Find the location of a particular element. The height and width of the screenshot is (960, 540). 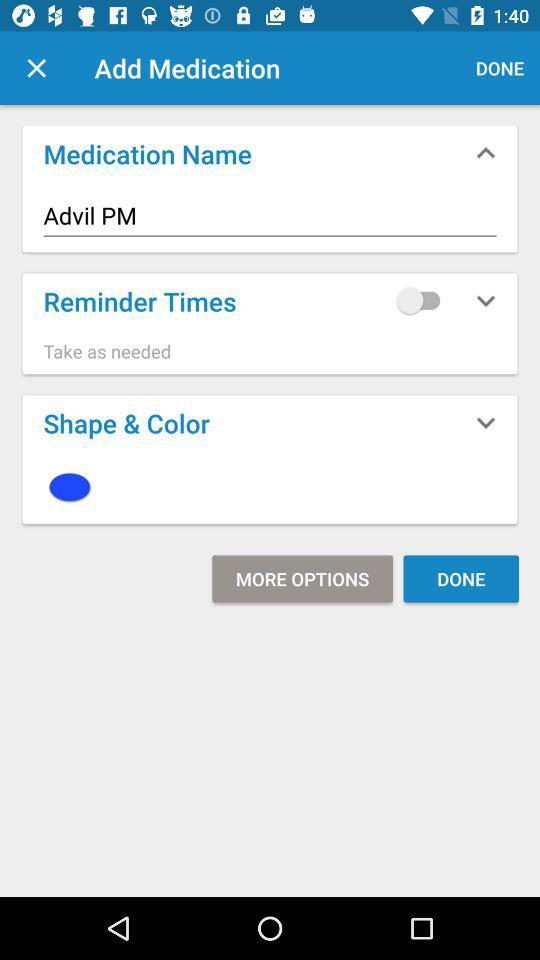

autoplay option is located at coordinates (422, 299).